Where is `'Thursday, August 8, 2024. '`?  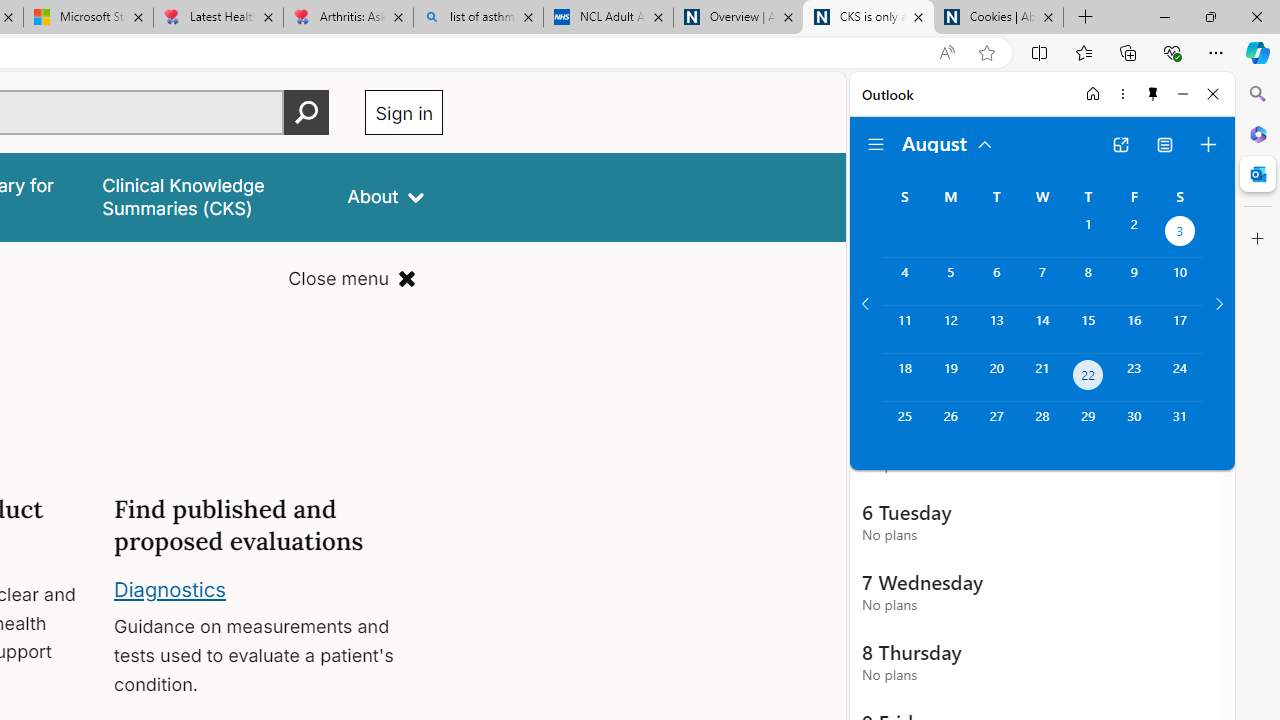 'Thursday, August 8, 2024. ' is located at coordinates (1087, 281).